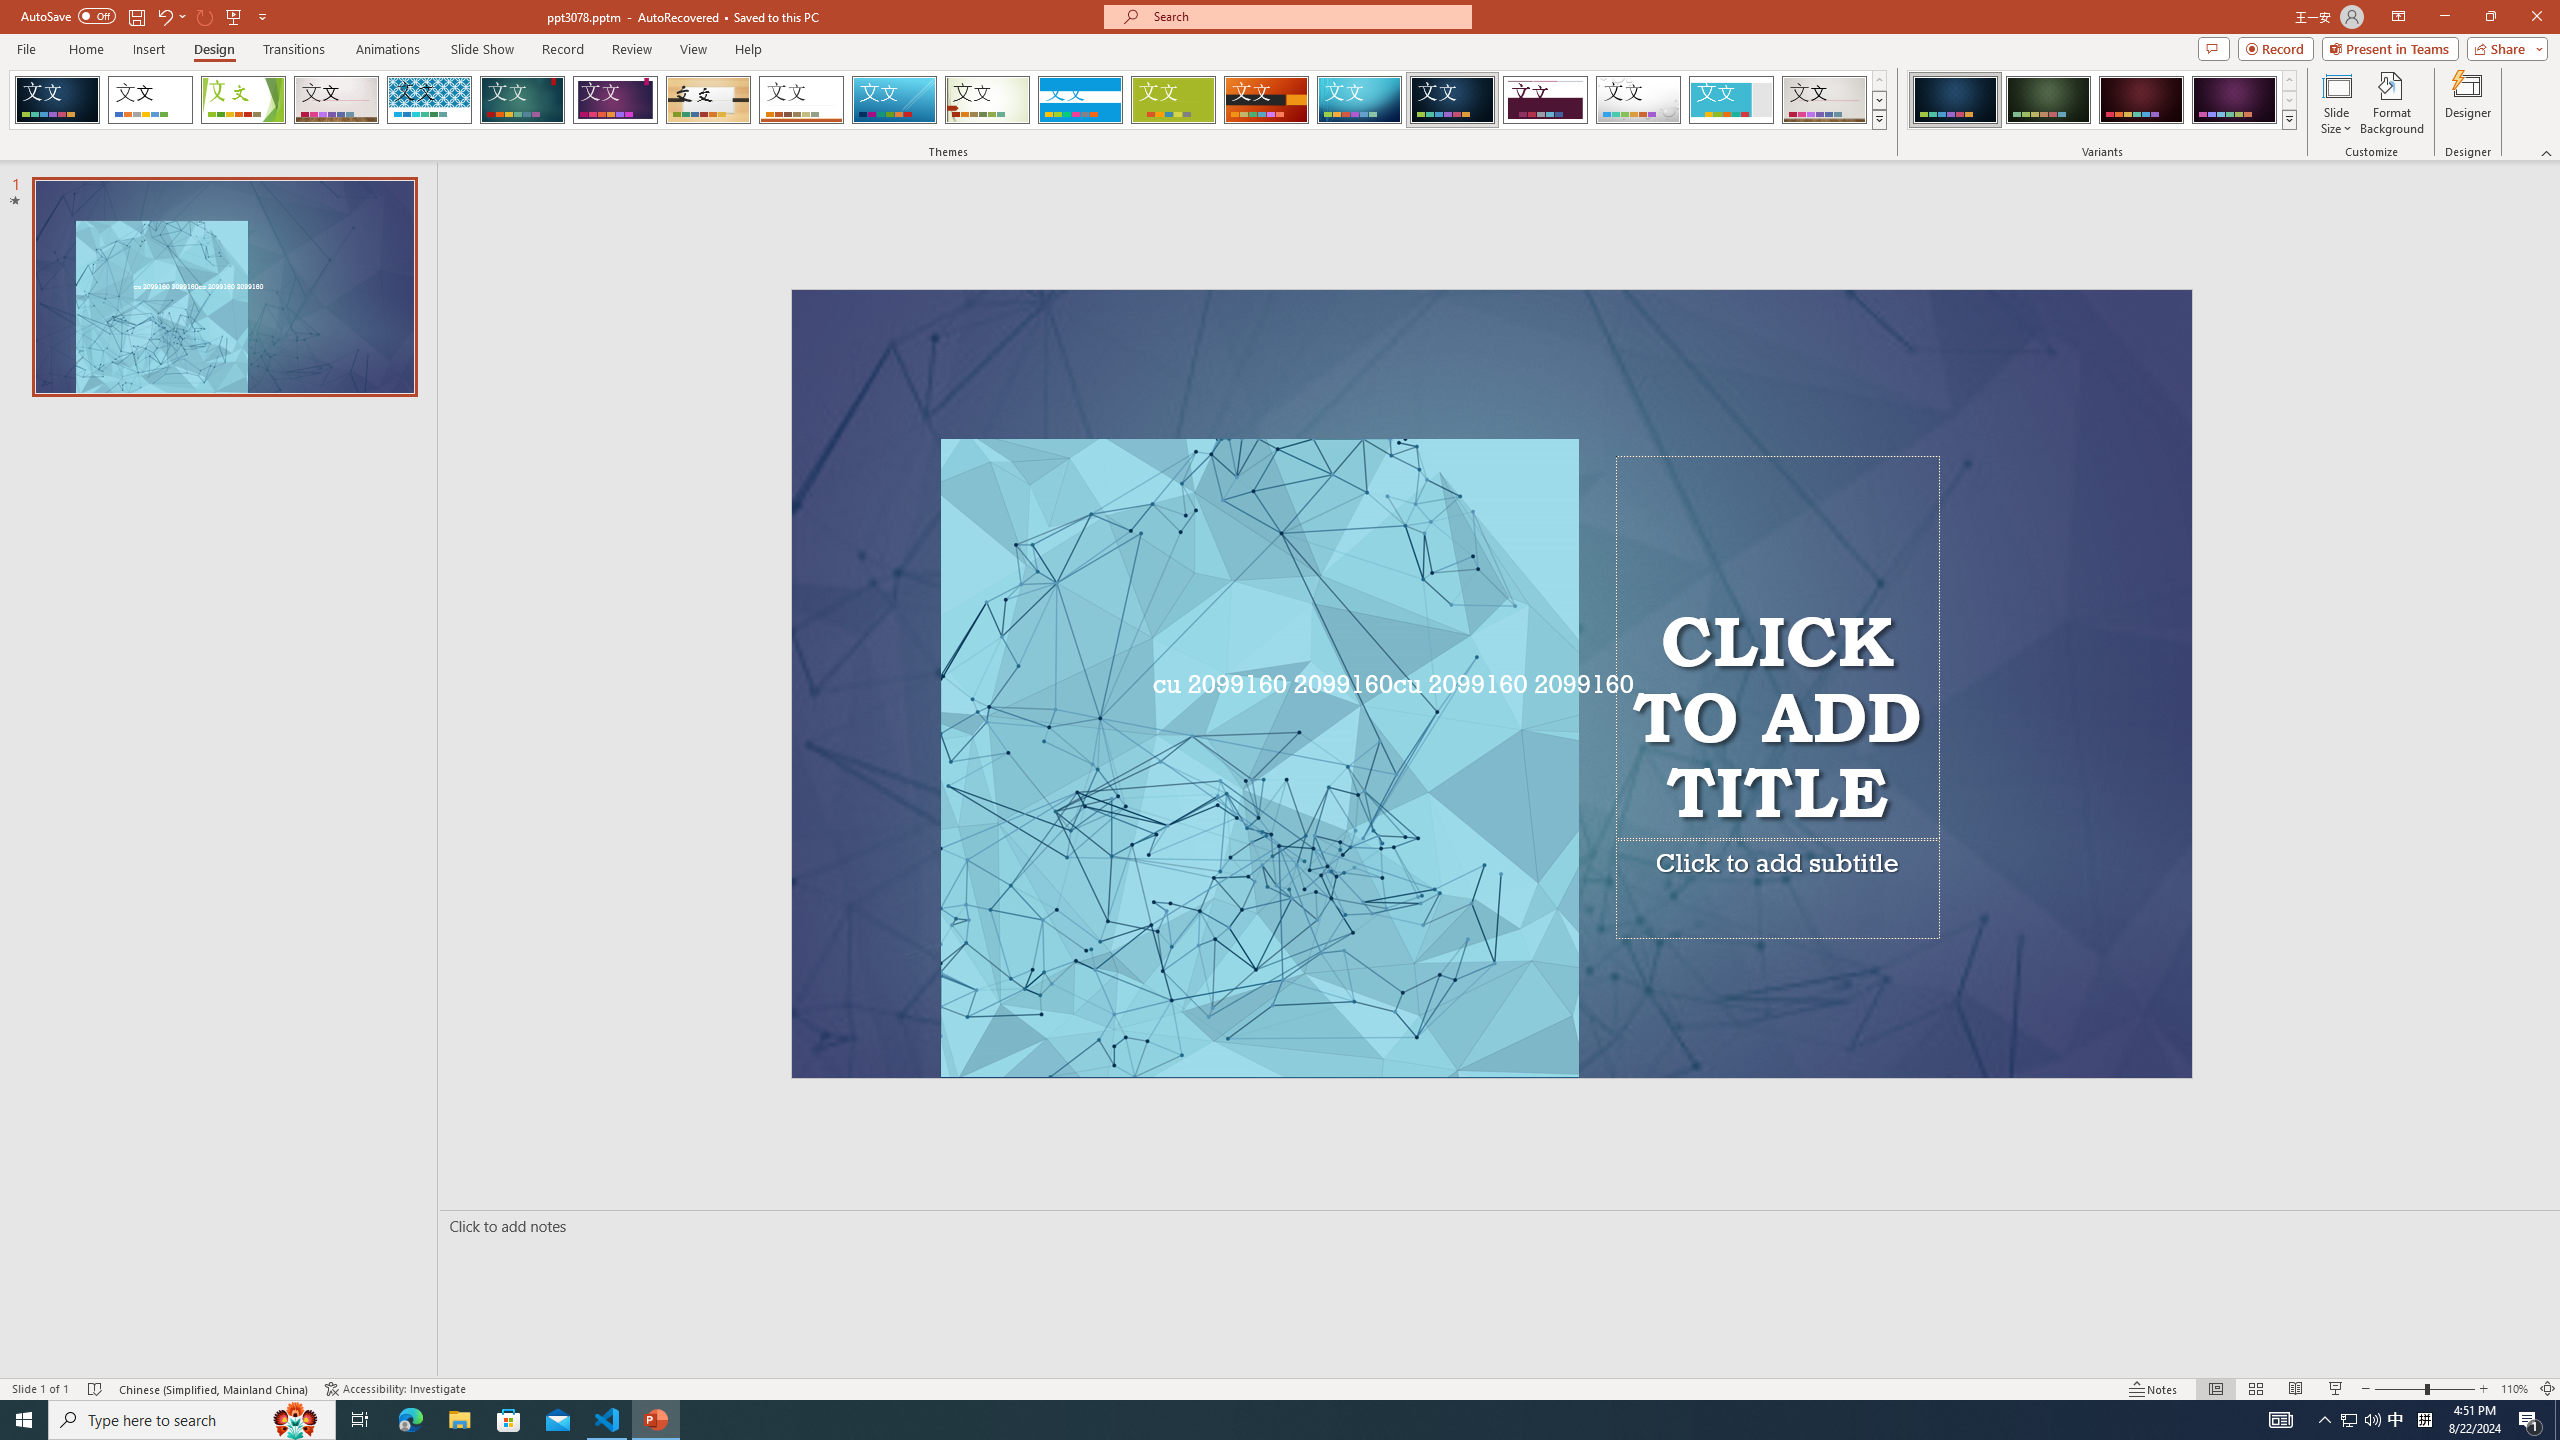  Describe the element at coordinates (429, 99) in the screenshot. I see `'Integral'` at that location.